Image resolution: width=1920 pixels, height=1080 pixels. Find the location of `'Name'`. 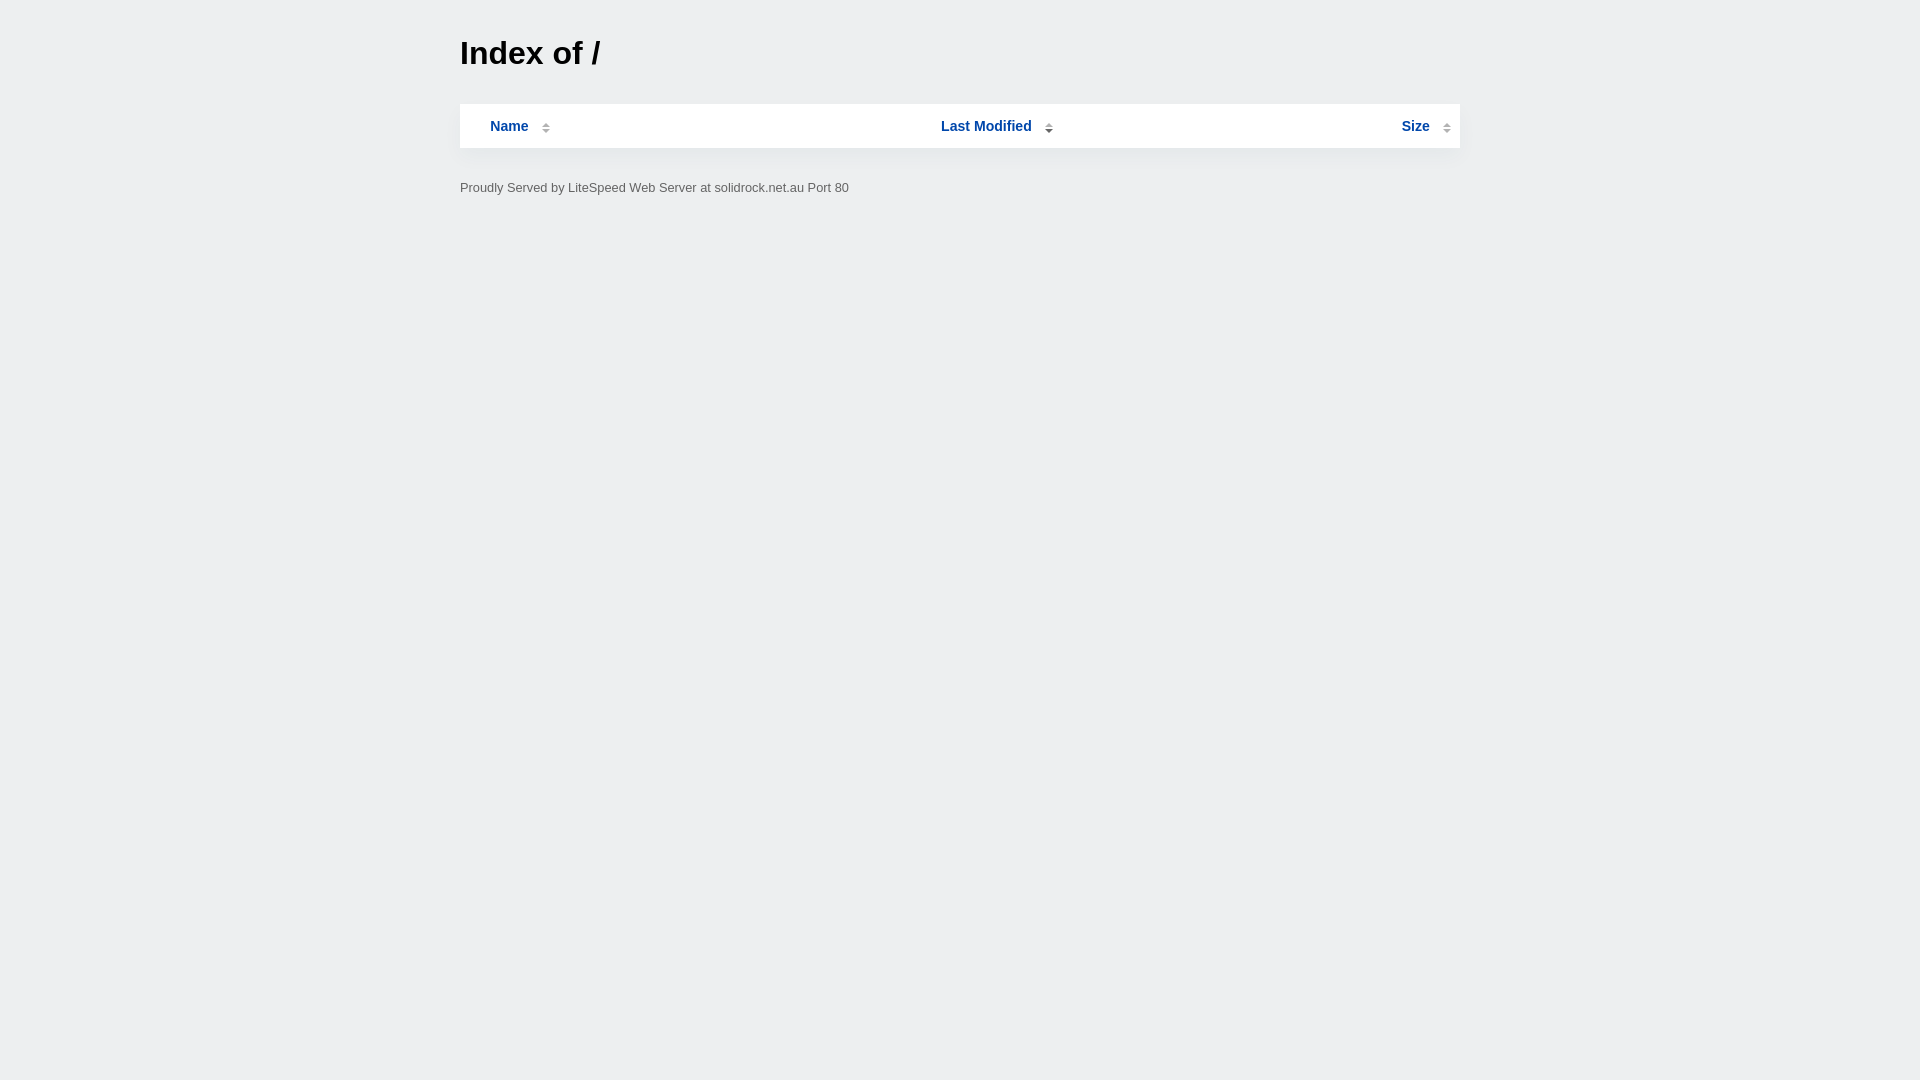

'Name' is located at coordinates (508, 126).